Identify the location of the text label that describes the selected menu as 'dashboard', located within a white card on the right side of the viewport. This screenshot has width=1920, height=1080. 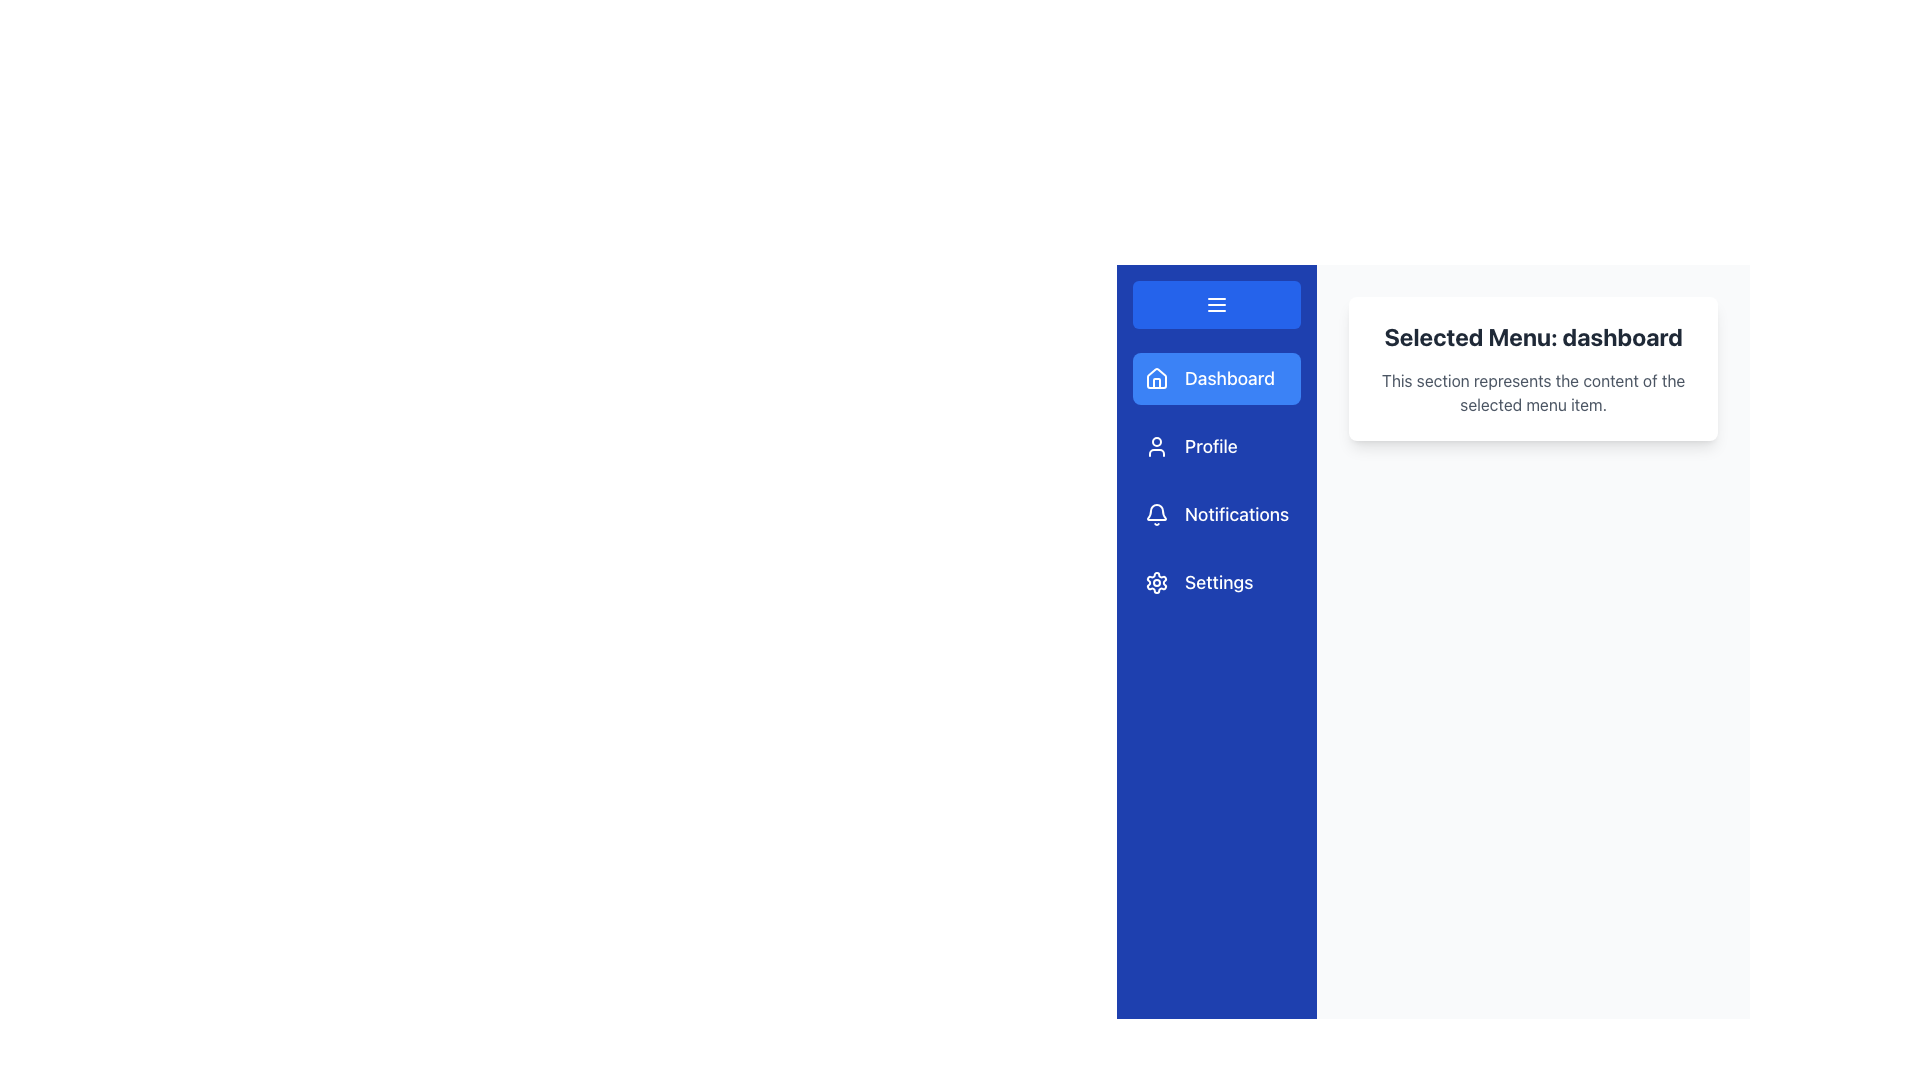
(1532, 393).